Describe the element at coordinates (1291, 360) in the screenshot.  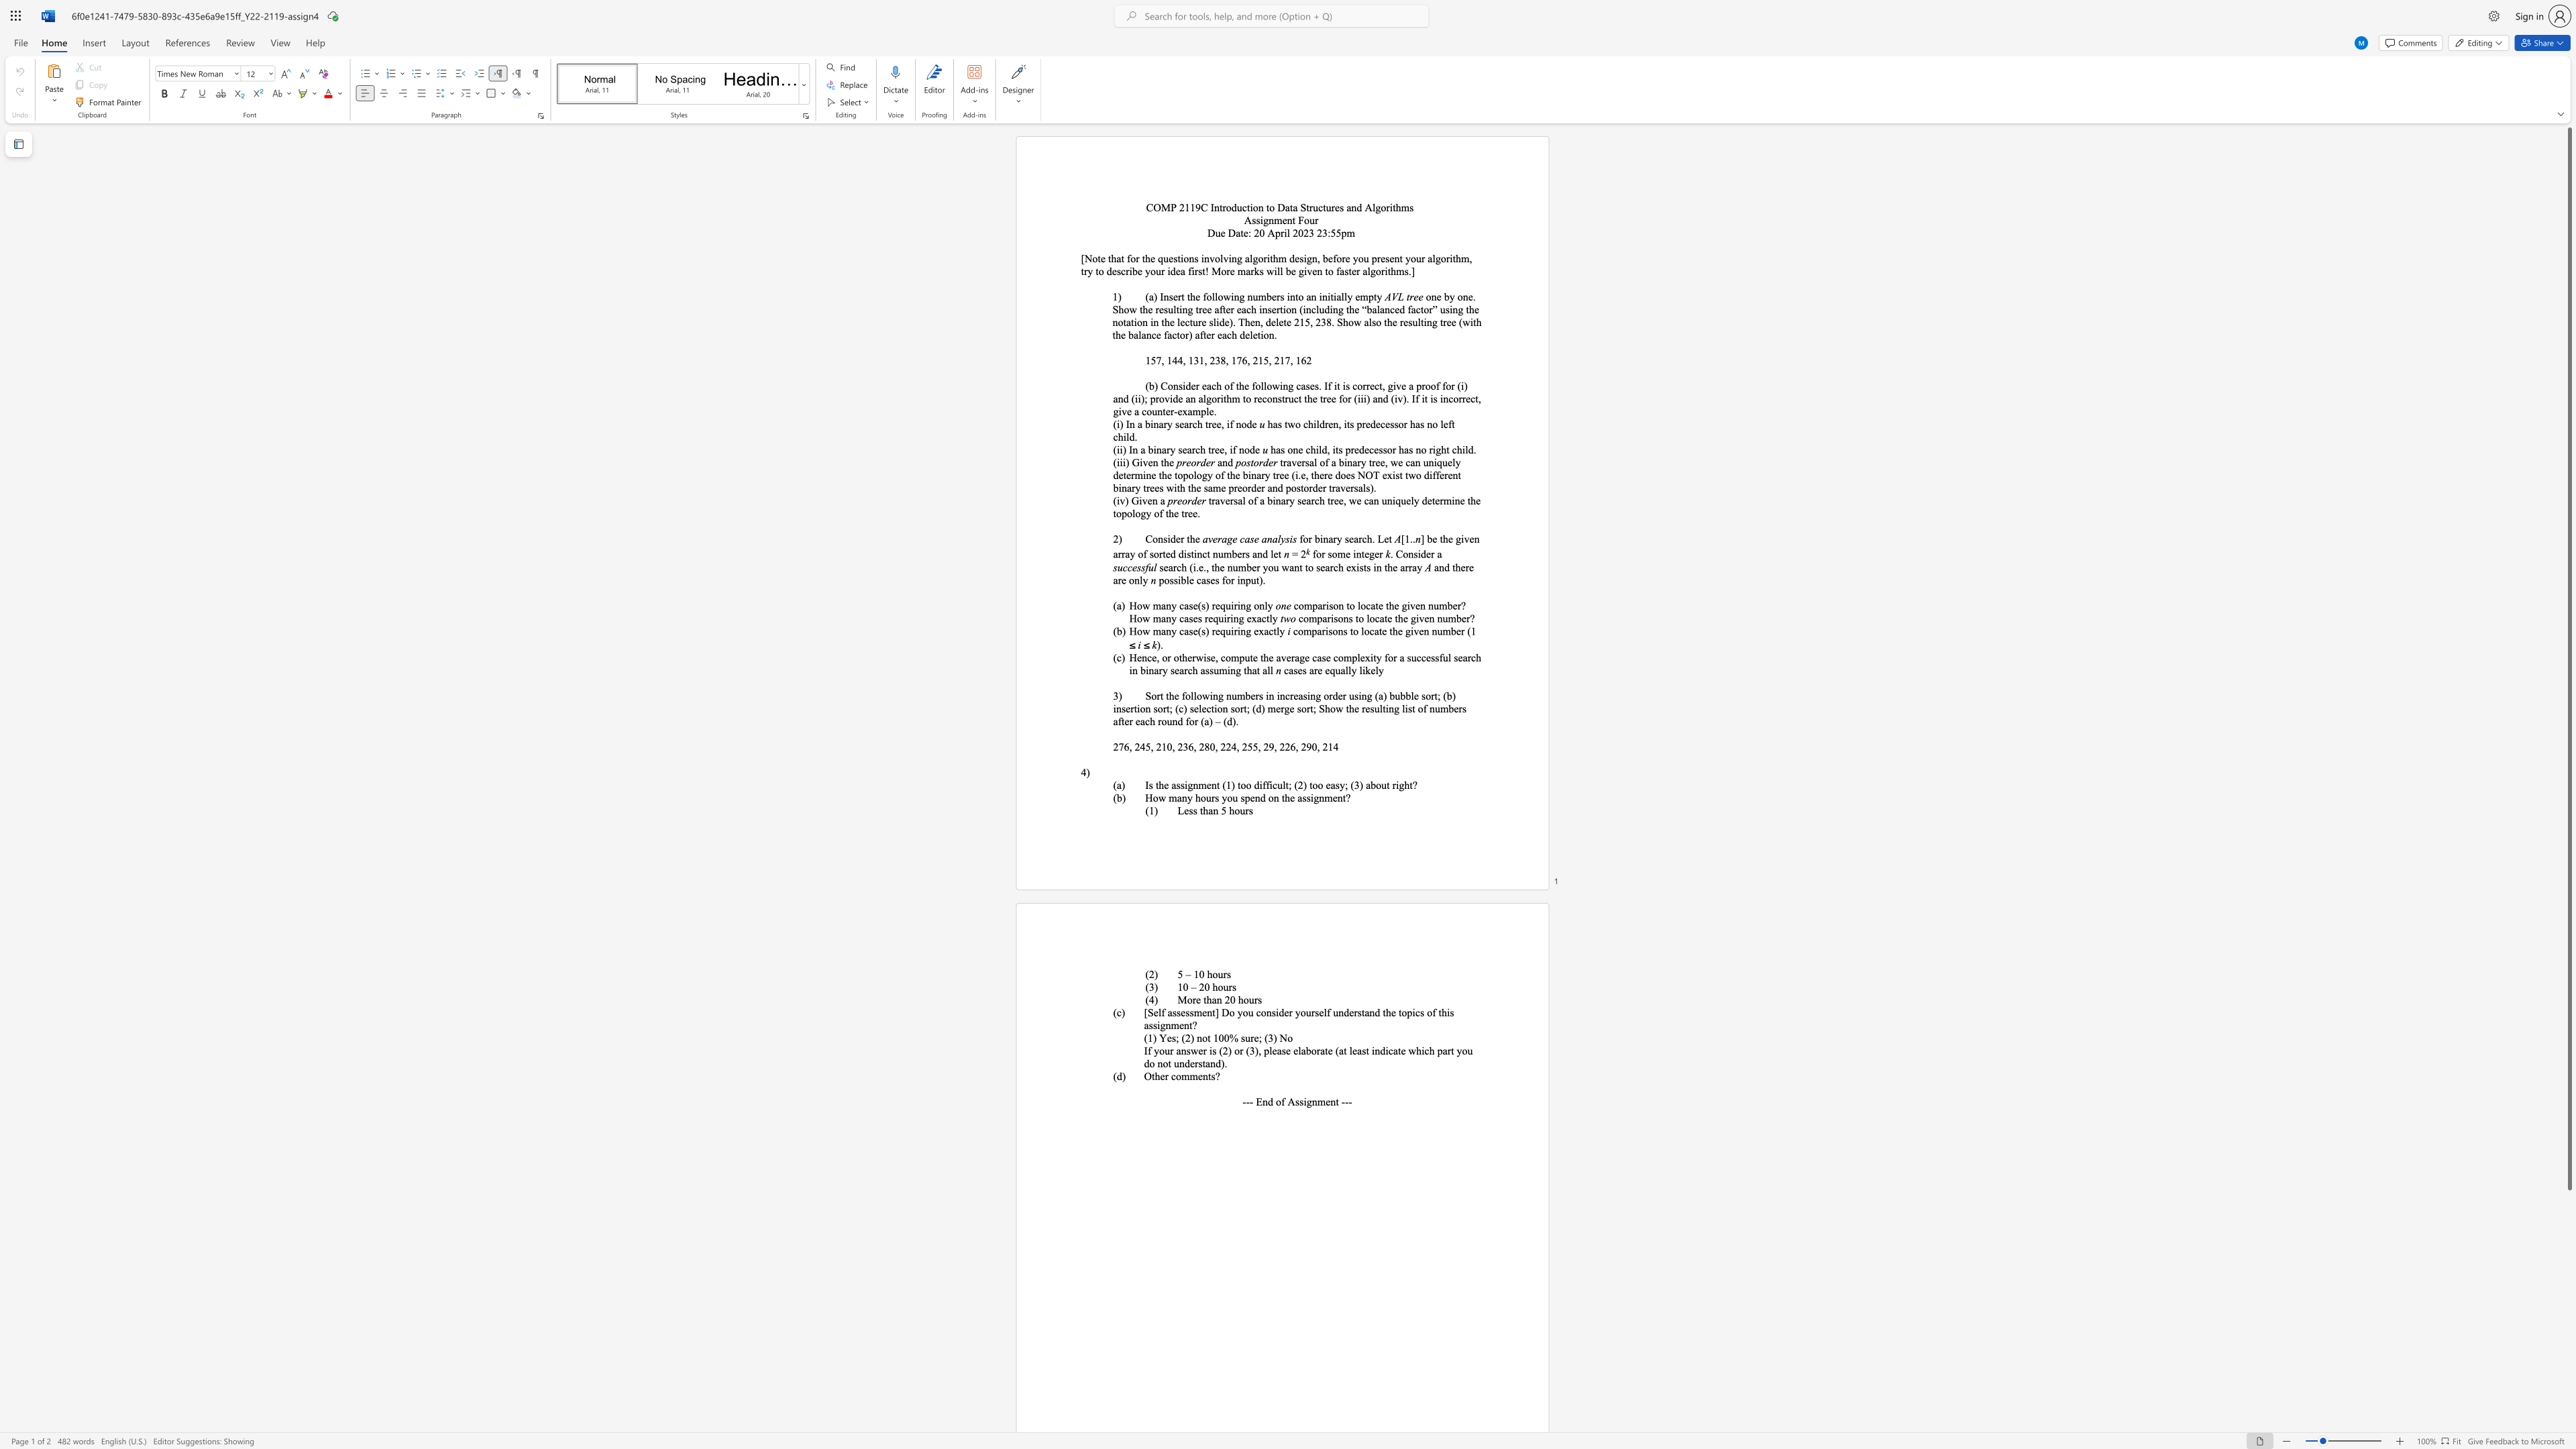
I see `the 7th character "," in the text` at that location.